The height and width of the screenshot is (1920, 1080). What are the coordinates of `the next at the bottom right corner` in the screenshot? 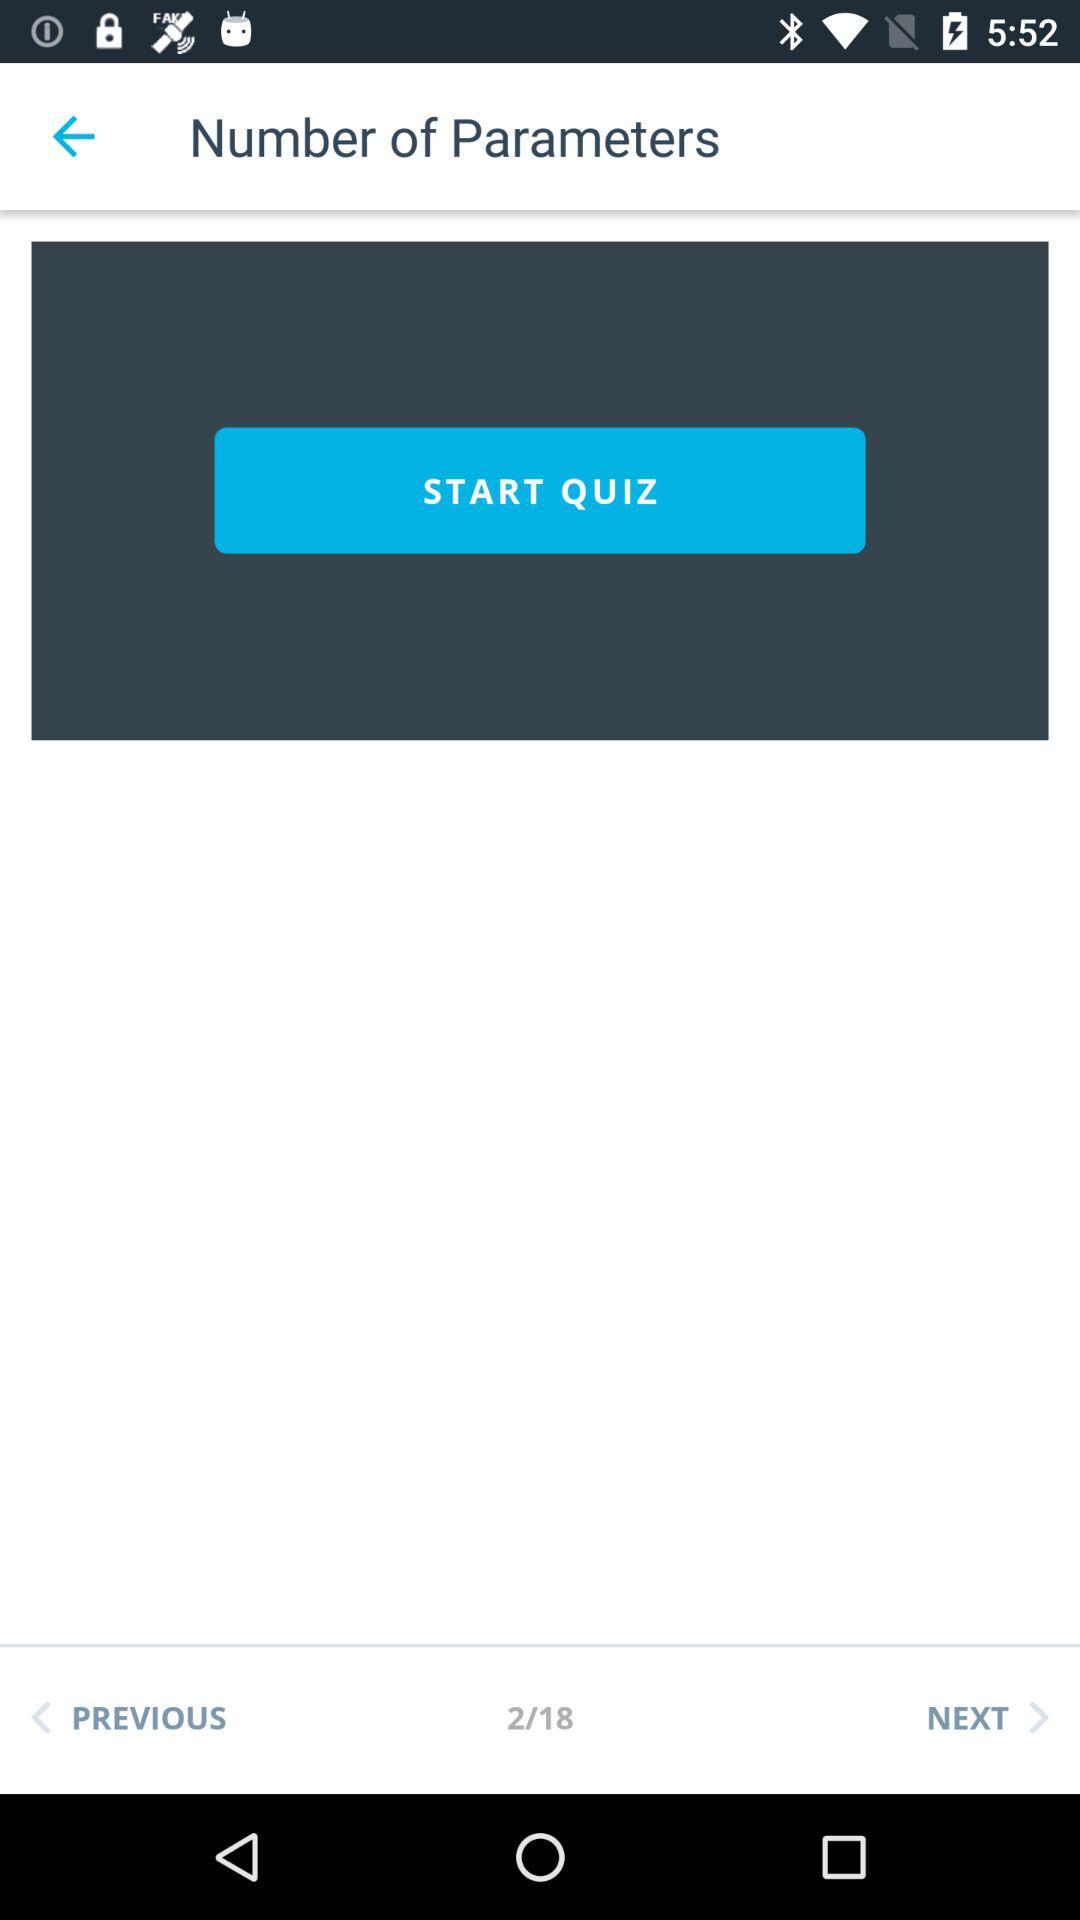 It's located at (986, 1716).